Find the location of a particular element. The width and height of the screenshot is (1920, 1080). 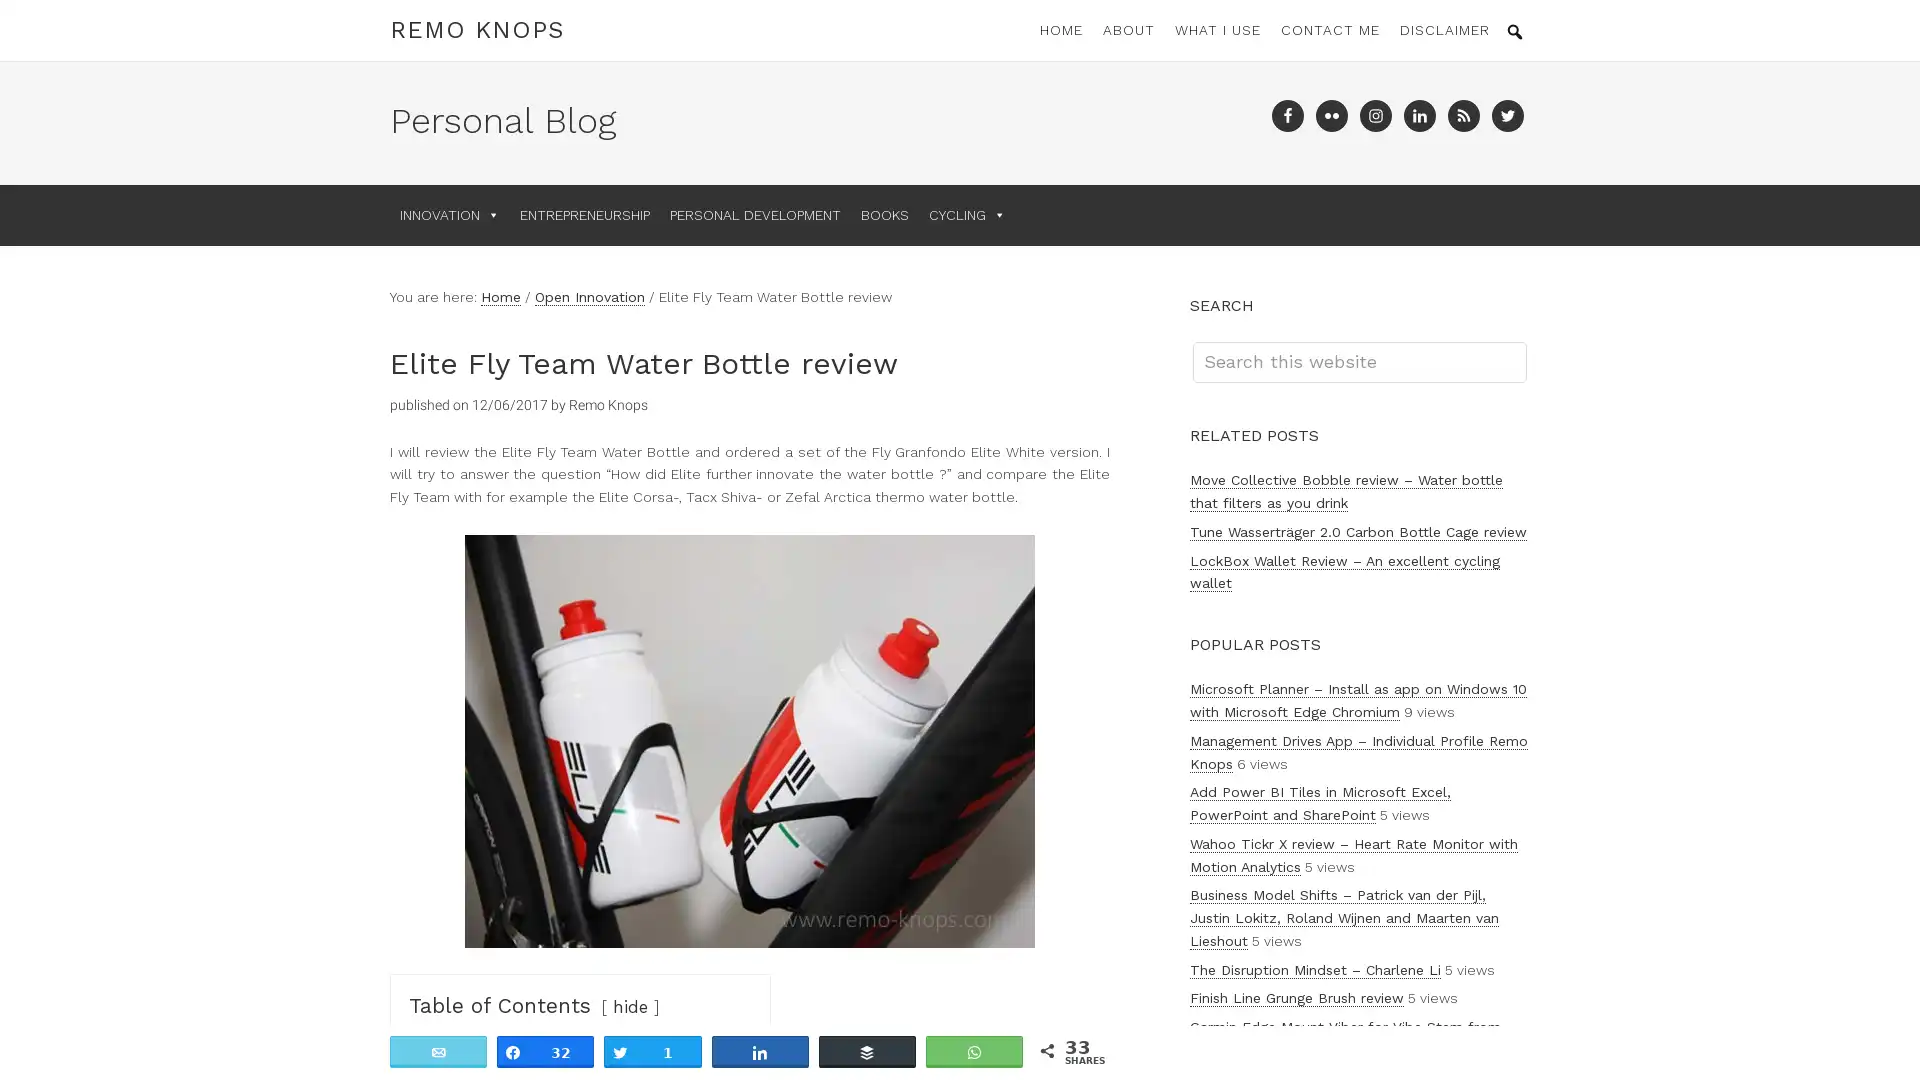

Search is located at coordinates (1525, 340).